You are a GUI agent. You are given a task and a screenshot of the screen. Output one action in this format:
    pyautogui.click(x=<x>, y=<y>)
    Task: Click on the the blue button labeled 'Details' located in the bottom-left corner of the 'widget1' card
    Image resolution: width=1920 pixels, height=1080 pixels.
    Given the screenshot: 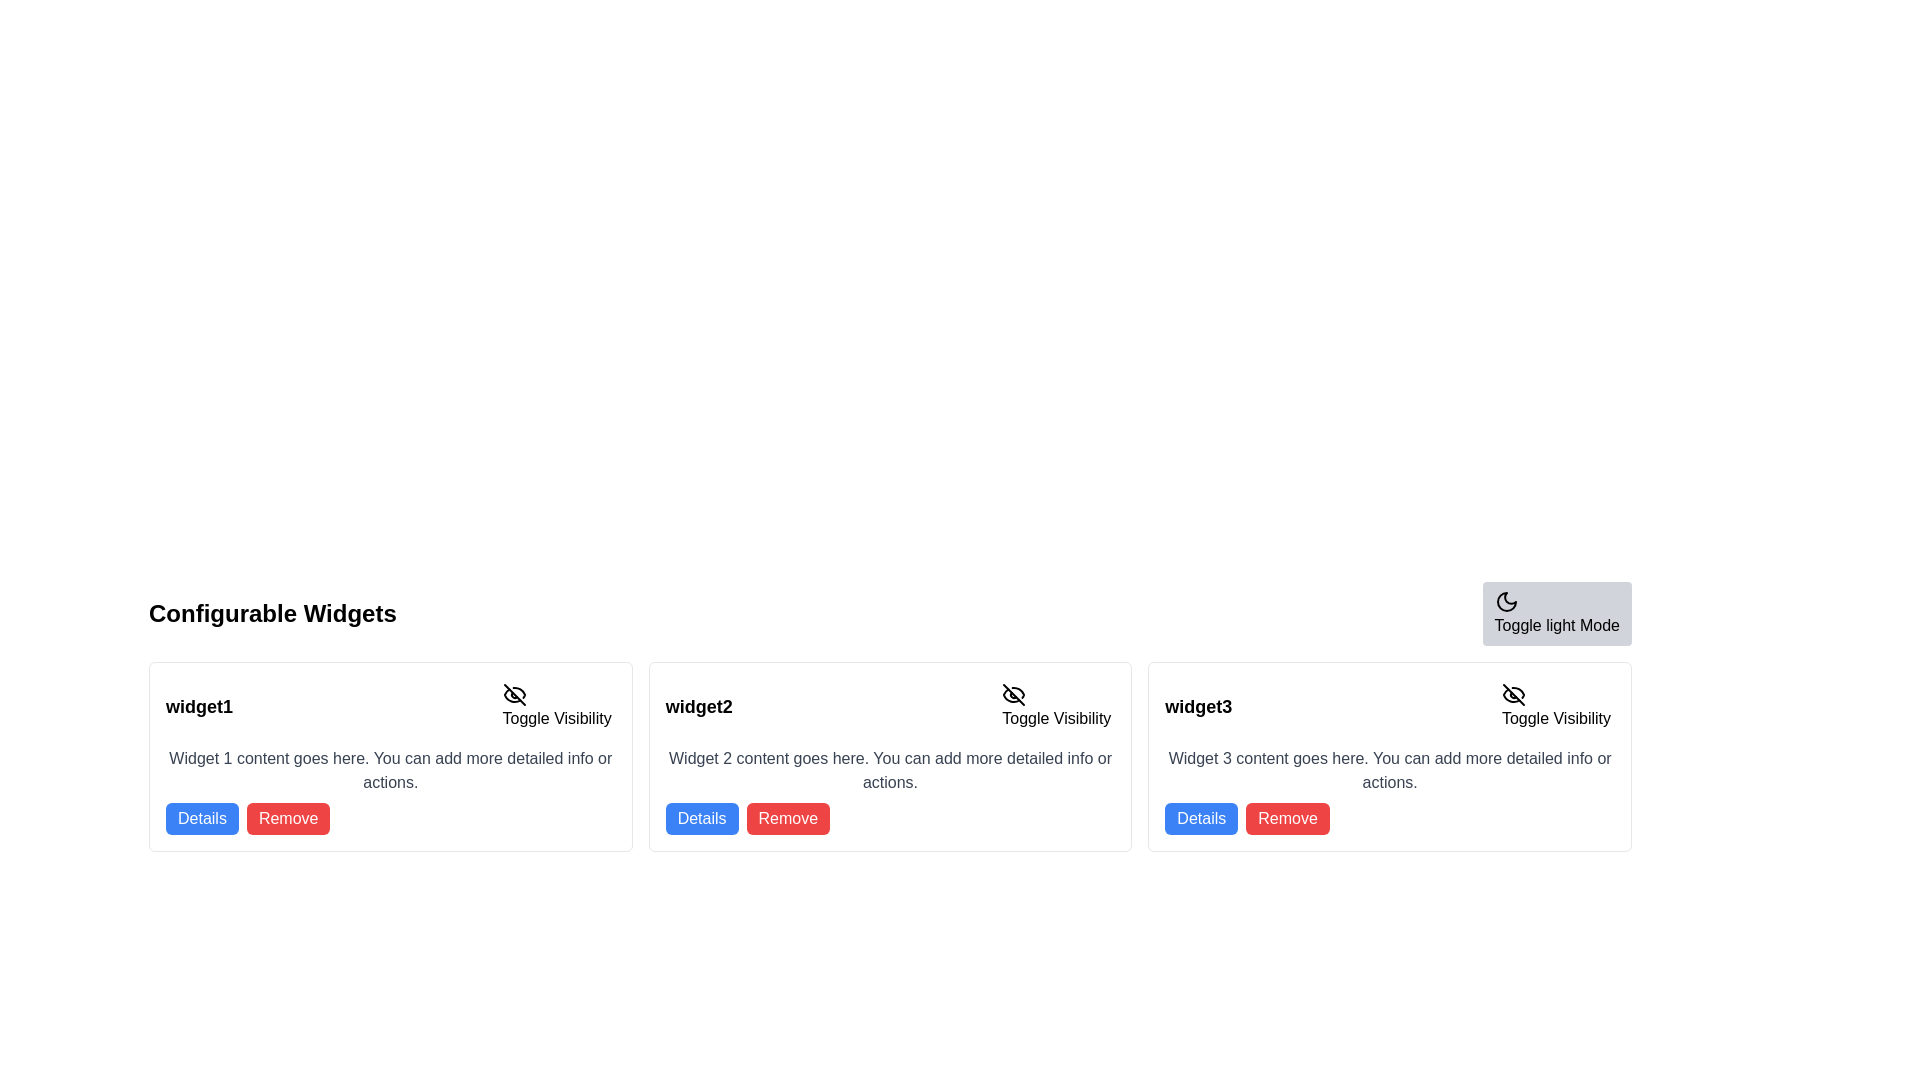 What is the action you would take?
    pyautogui.click(x=202, y=818)
    